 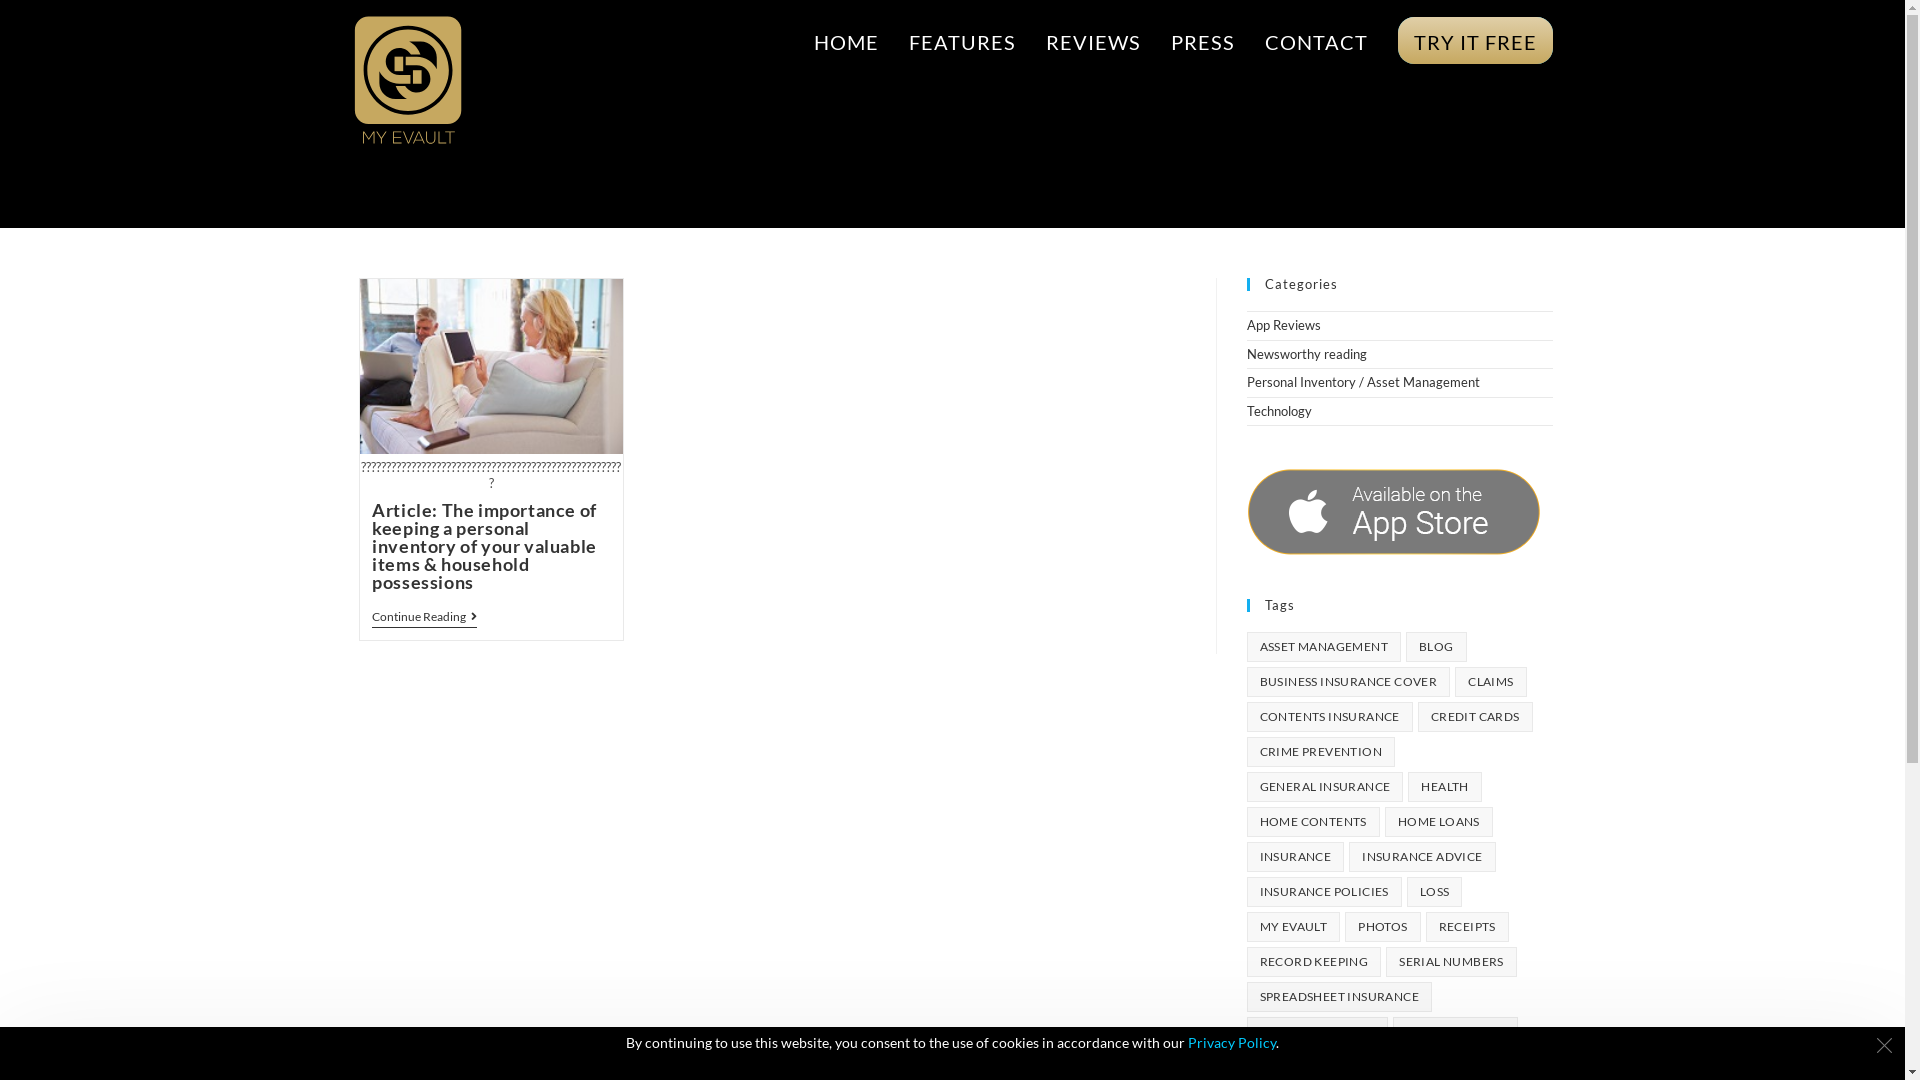 I want to click on 'SERIAL NUMBERS', so click(x=1451, y=960).